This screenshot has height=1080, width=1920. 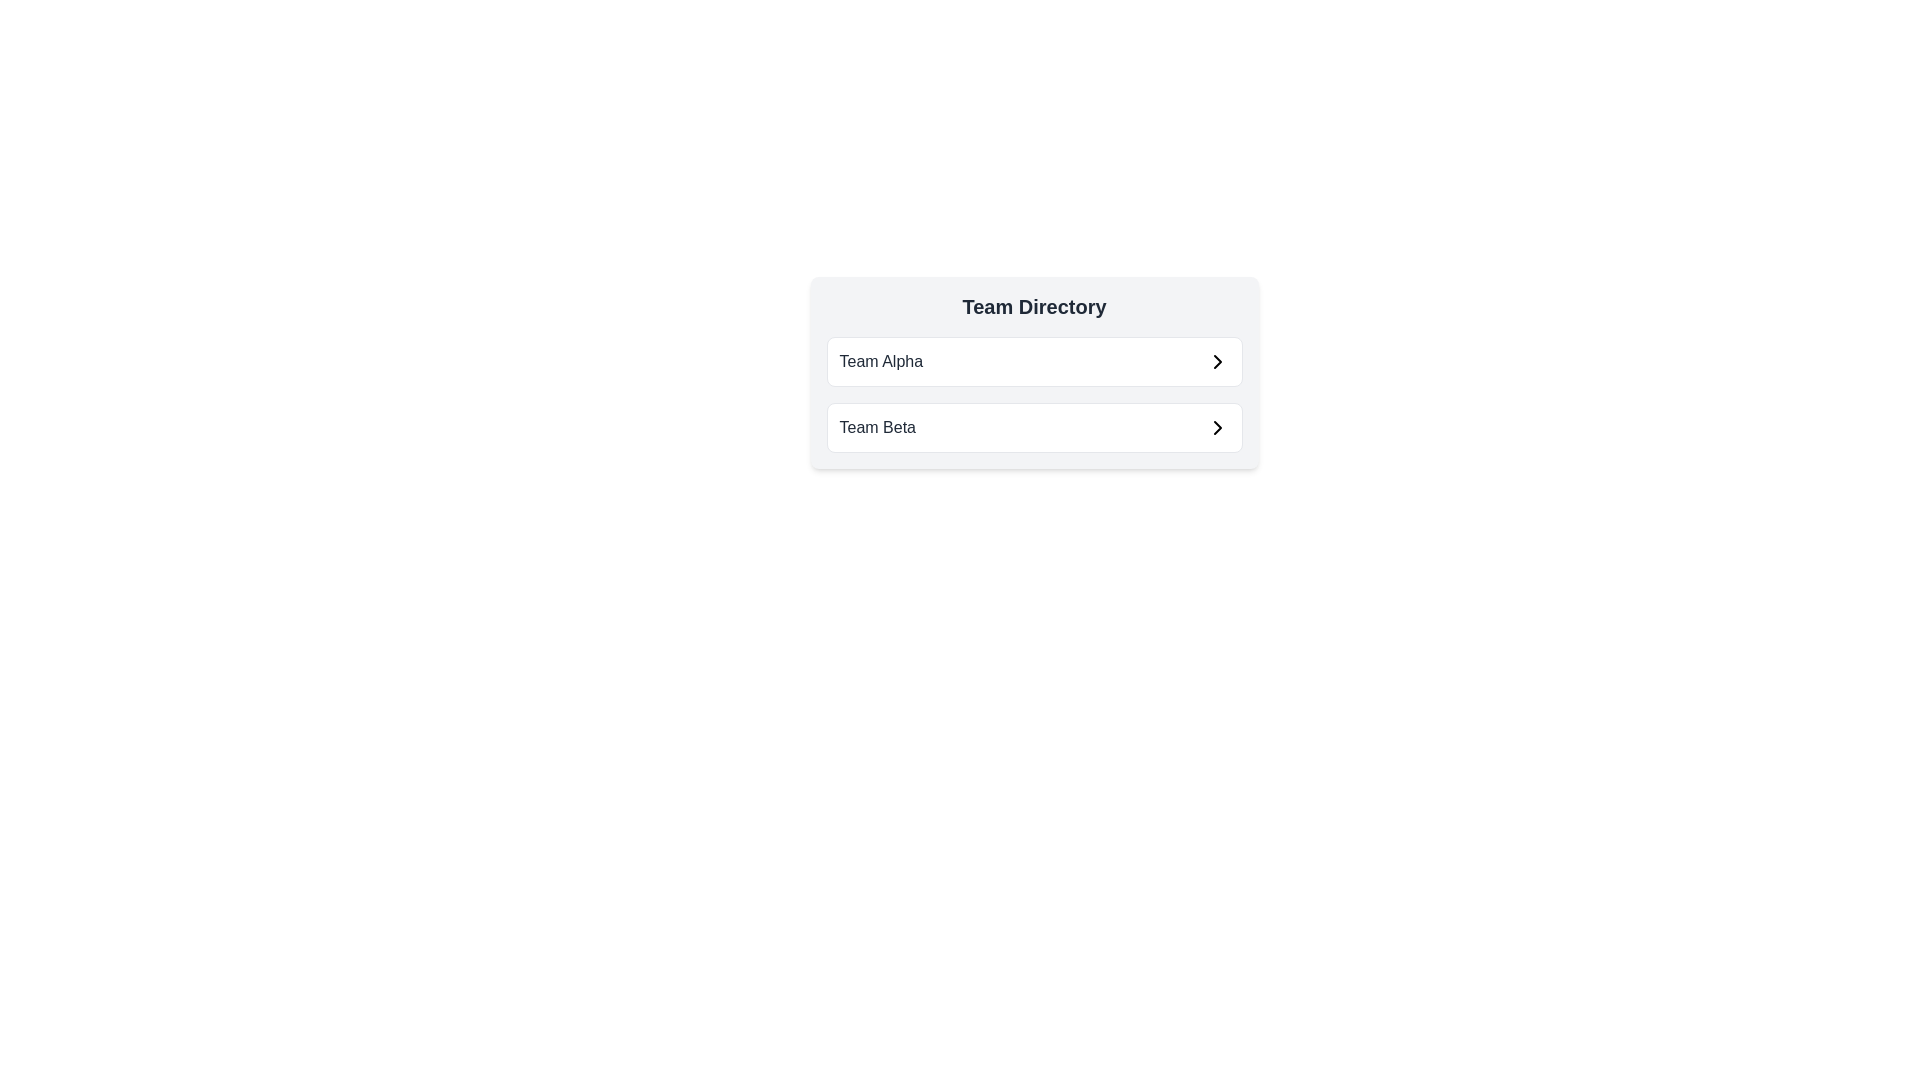 What do you see at coordinates (1216, 362) in the screenshot?
I see `the right-pointing chevron icon, which is an SVG graphic located to the right of the 'Team Alpha' text in the Team Directory UI` at bounding box center [1216, 362].